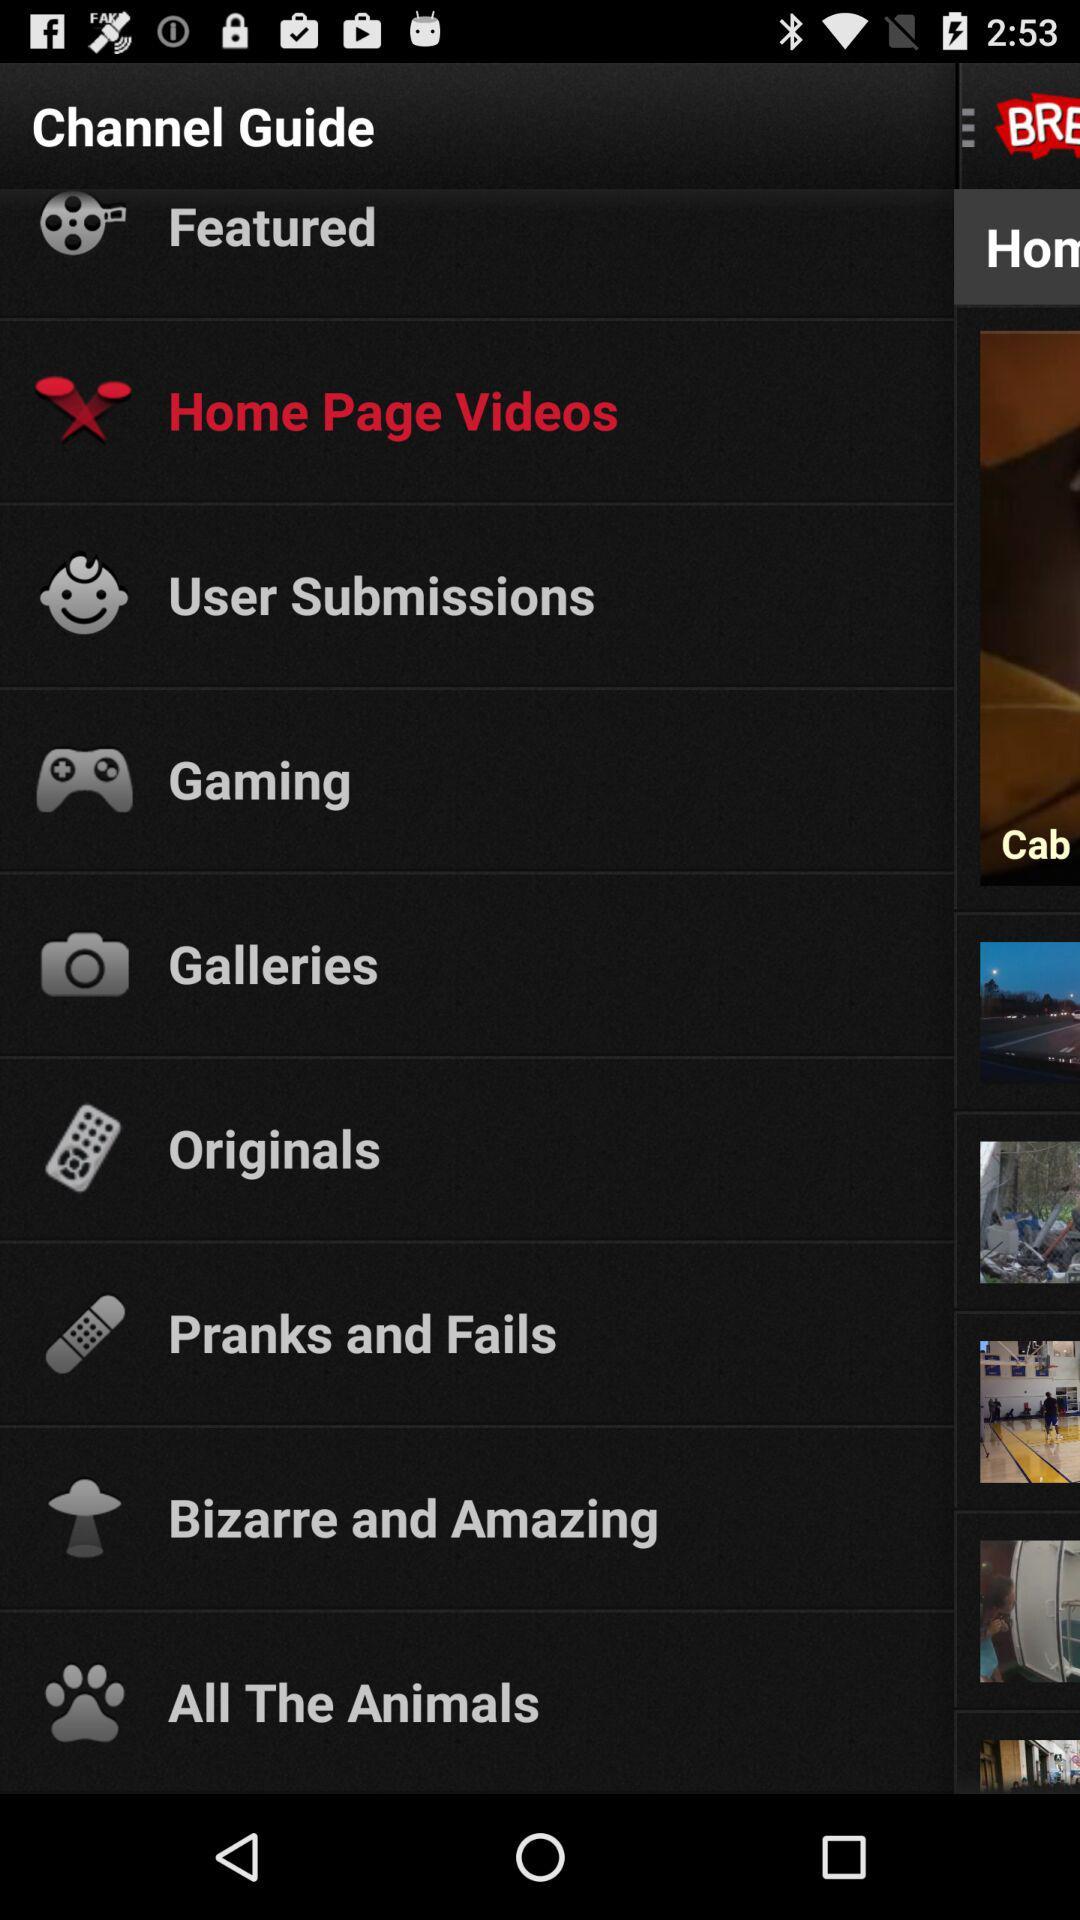  What do you see at coordinates (542, 963) in the screenshot?
I see `galleries icon` at bounding box center [542, 963].